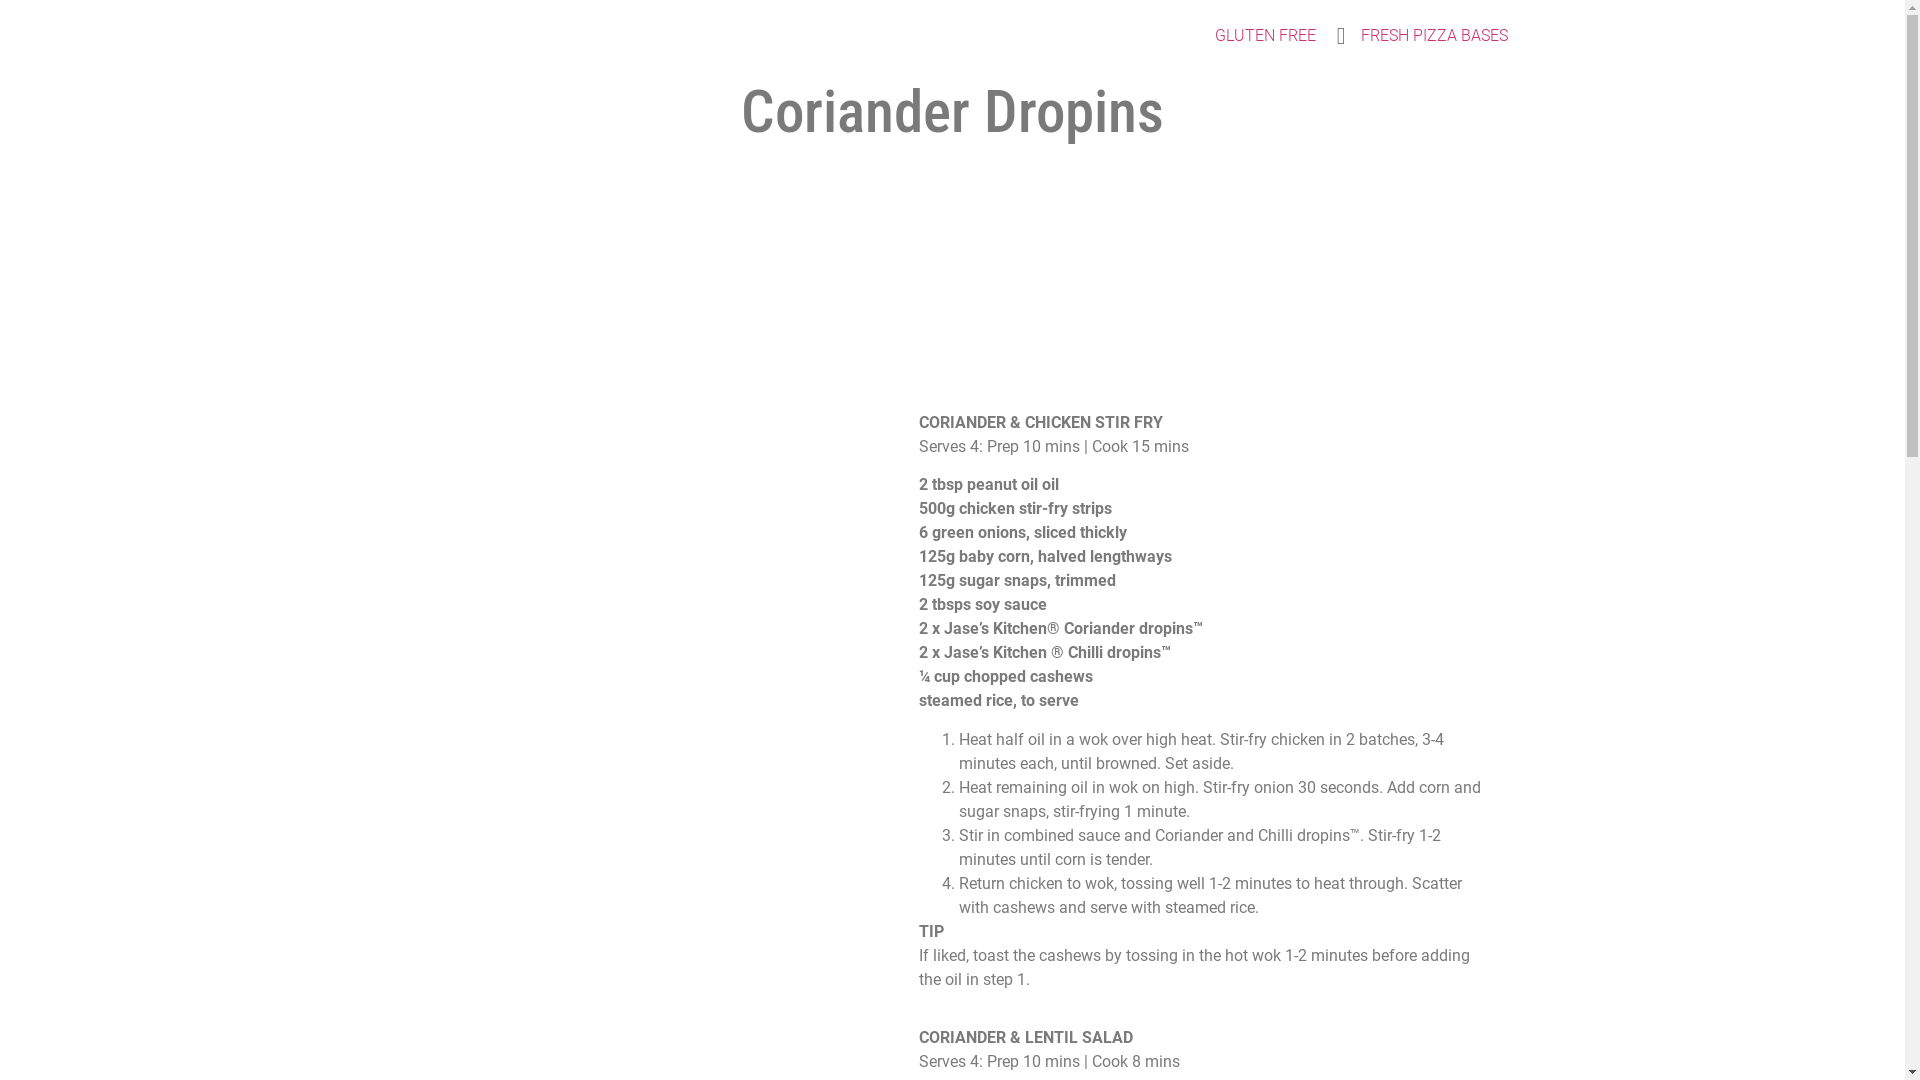 This screenshot has height=1080, width=1920. What do you see at coordinates (1264, 35) in the screenshot?
I see `'GLUTEN FREE'` at bounding box center [1264, 35].